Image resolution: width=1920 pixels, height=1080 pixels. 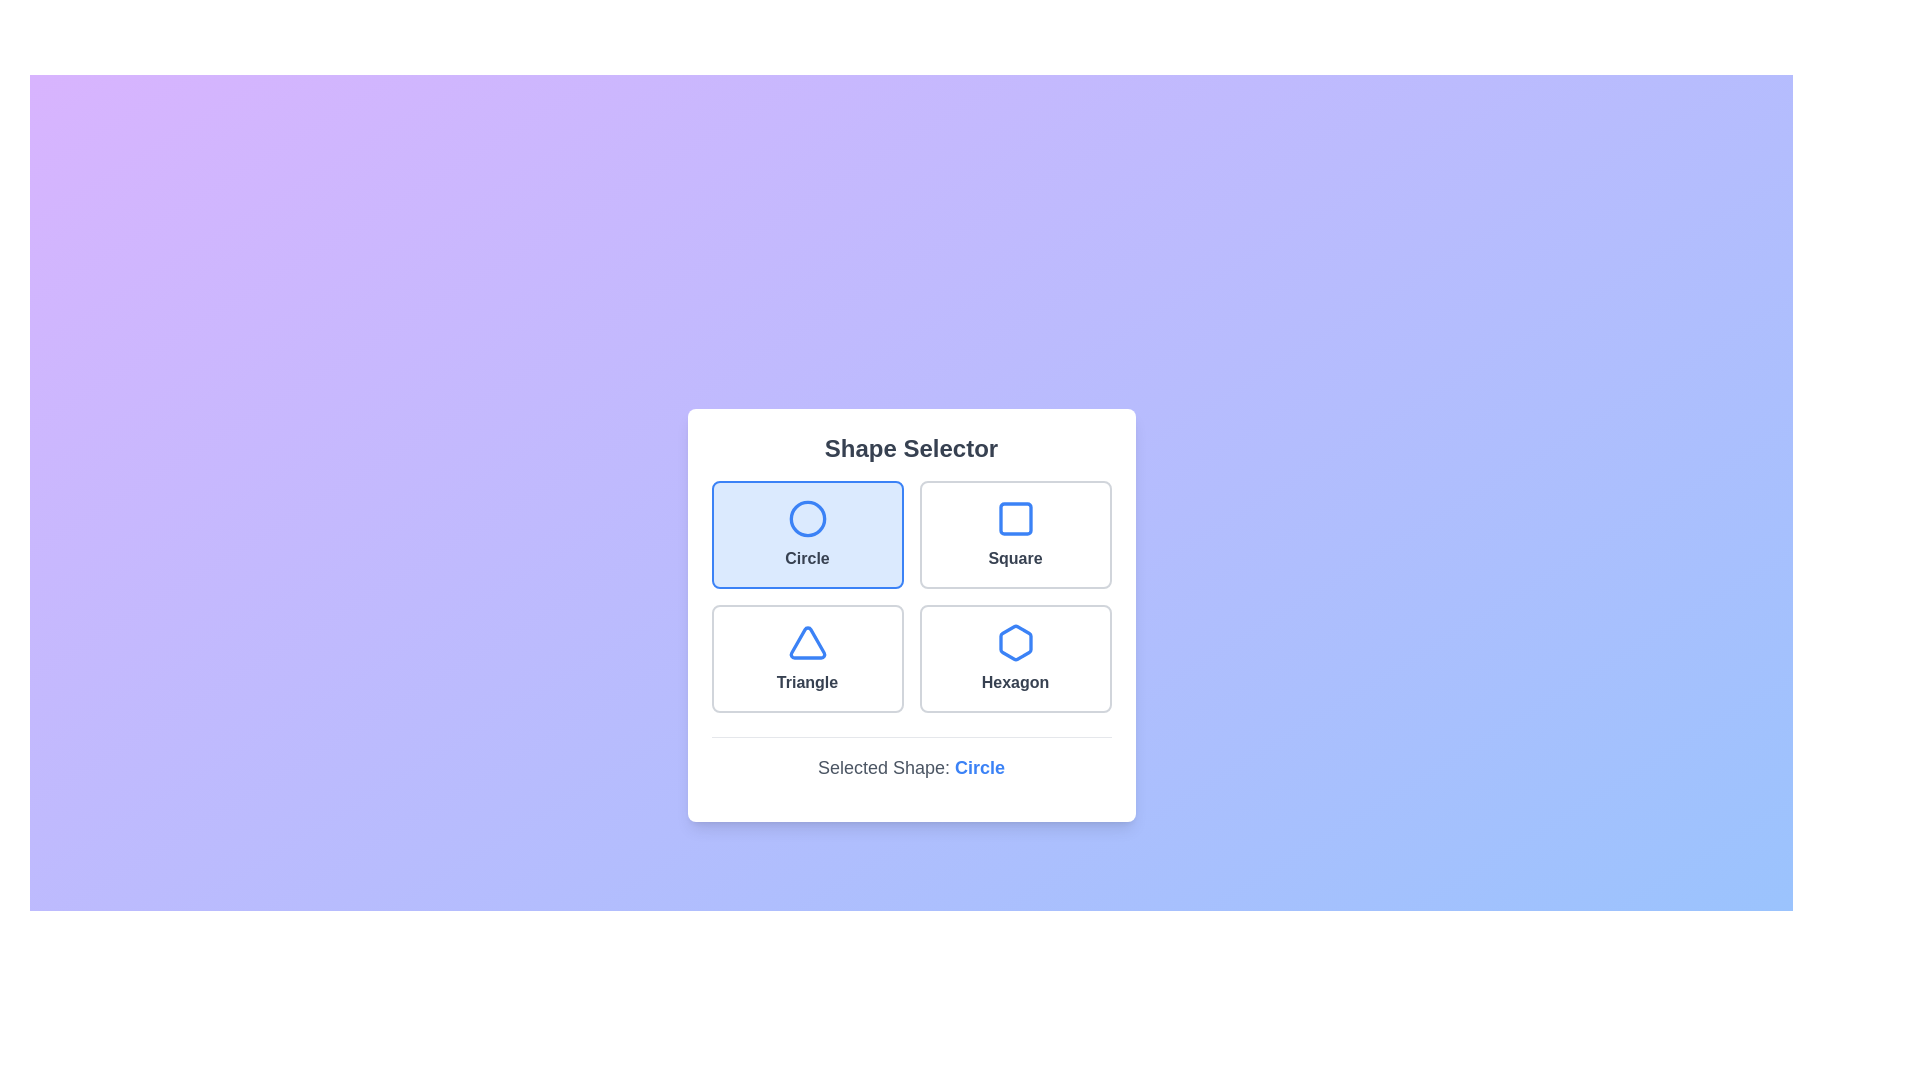 I want to click on the shape button corresponding to Hexagon, so click(x=1015, y=658).